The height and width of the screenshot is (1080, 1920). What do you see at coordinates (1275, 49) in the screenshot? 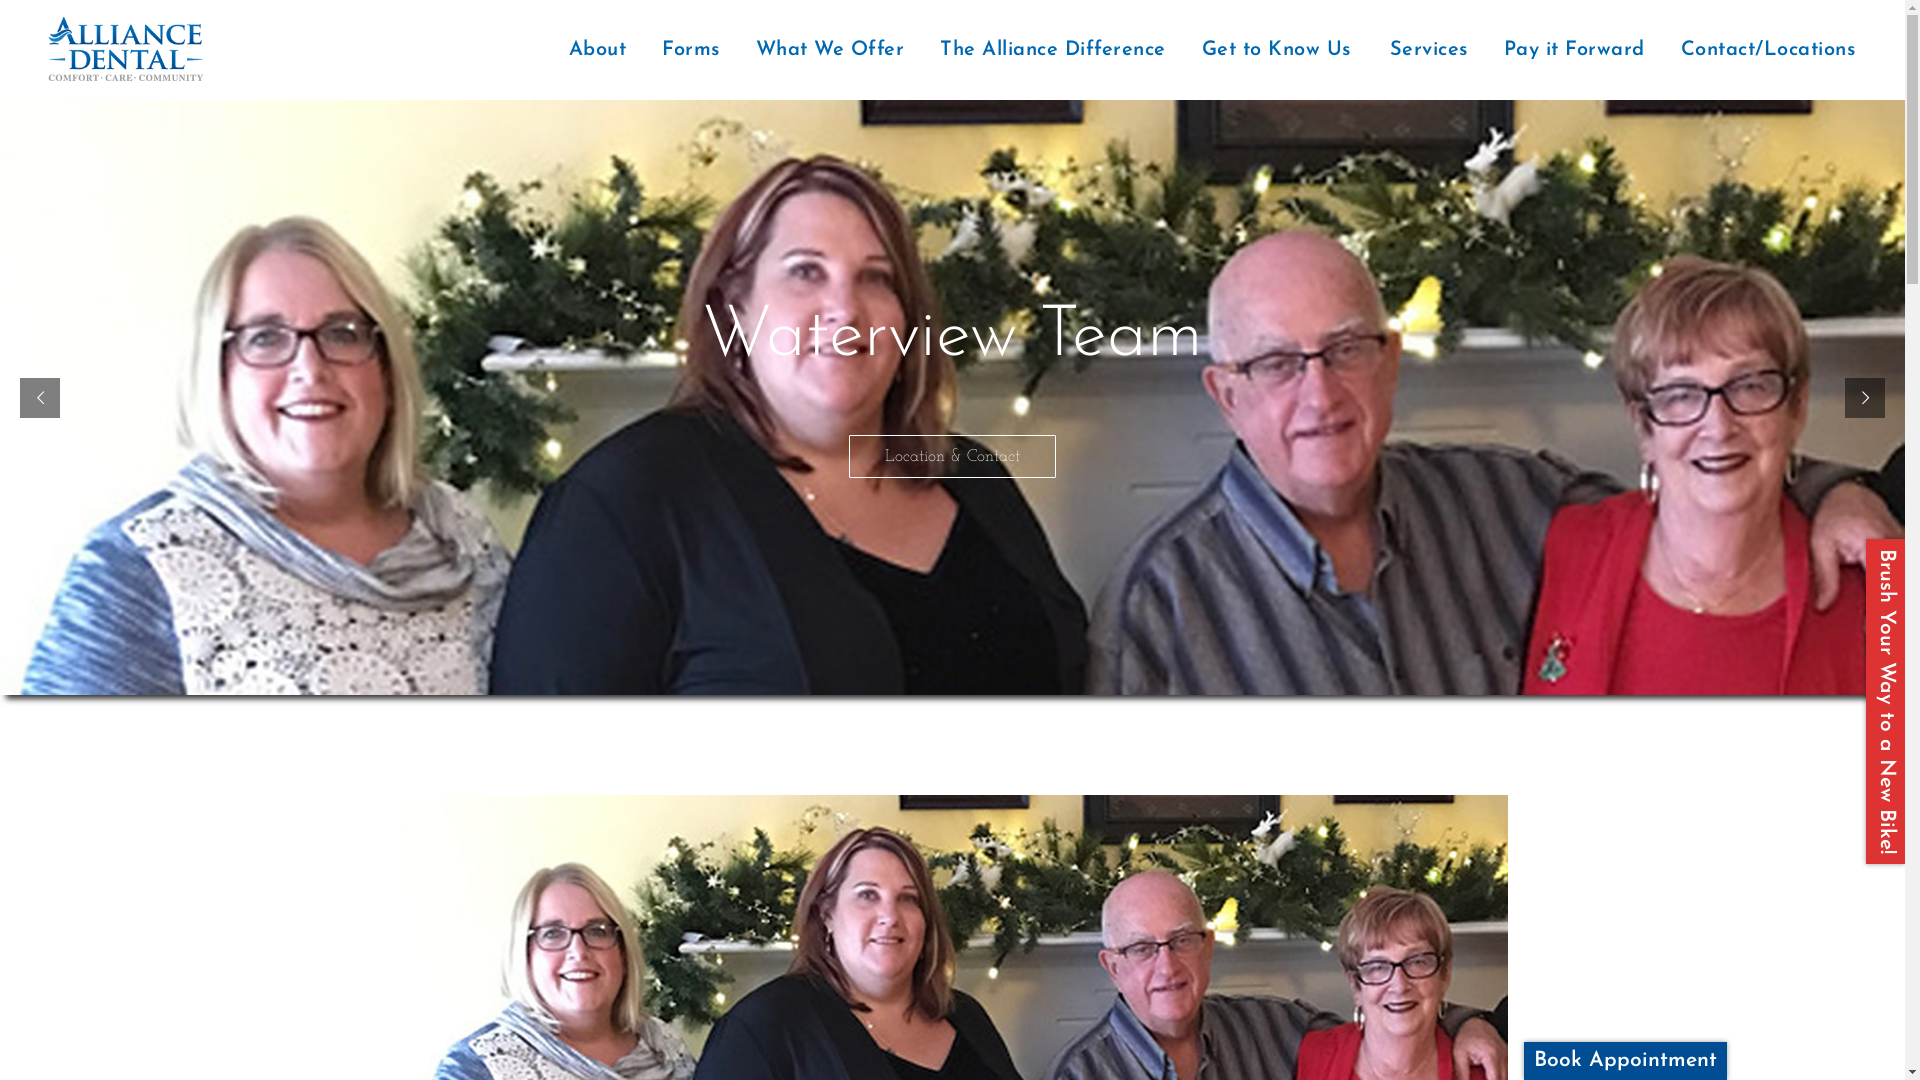
I see `'Get to Know Us'` at bounding box center [1275, 49].